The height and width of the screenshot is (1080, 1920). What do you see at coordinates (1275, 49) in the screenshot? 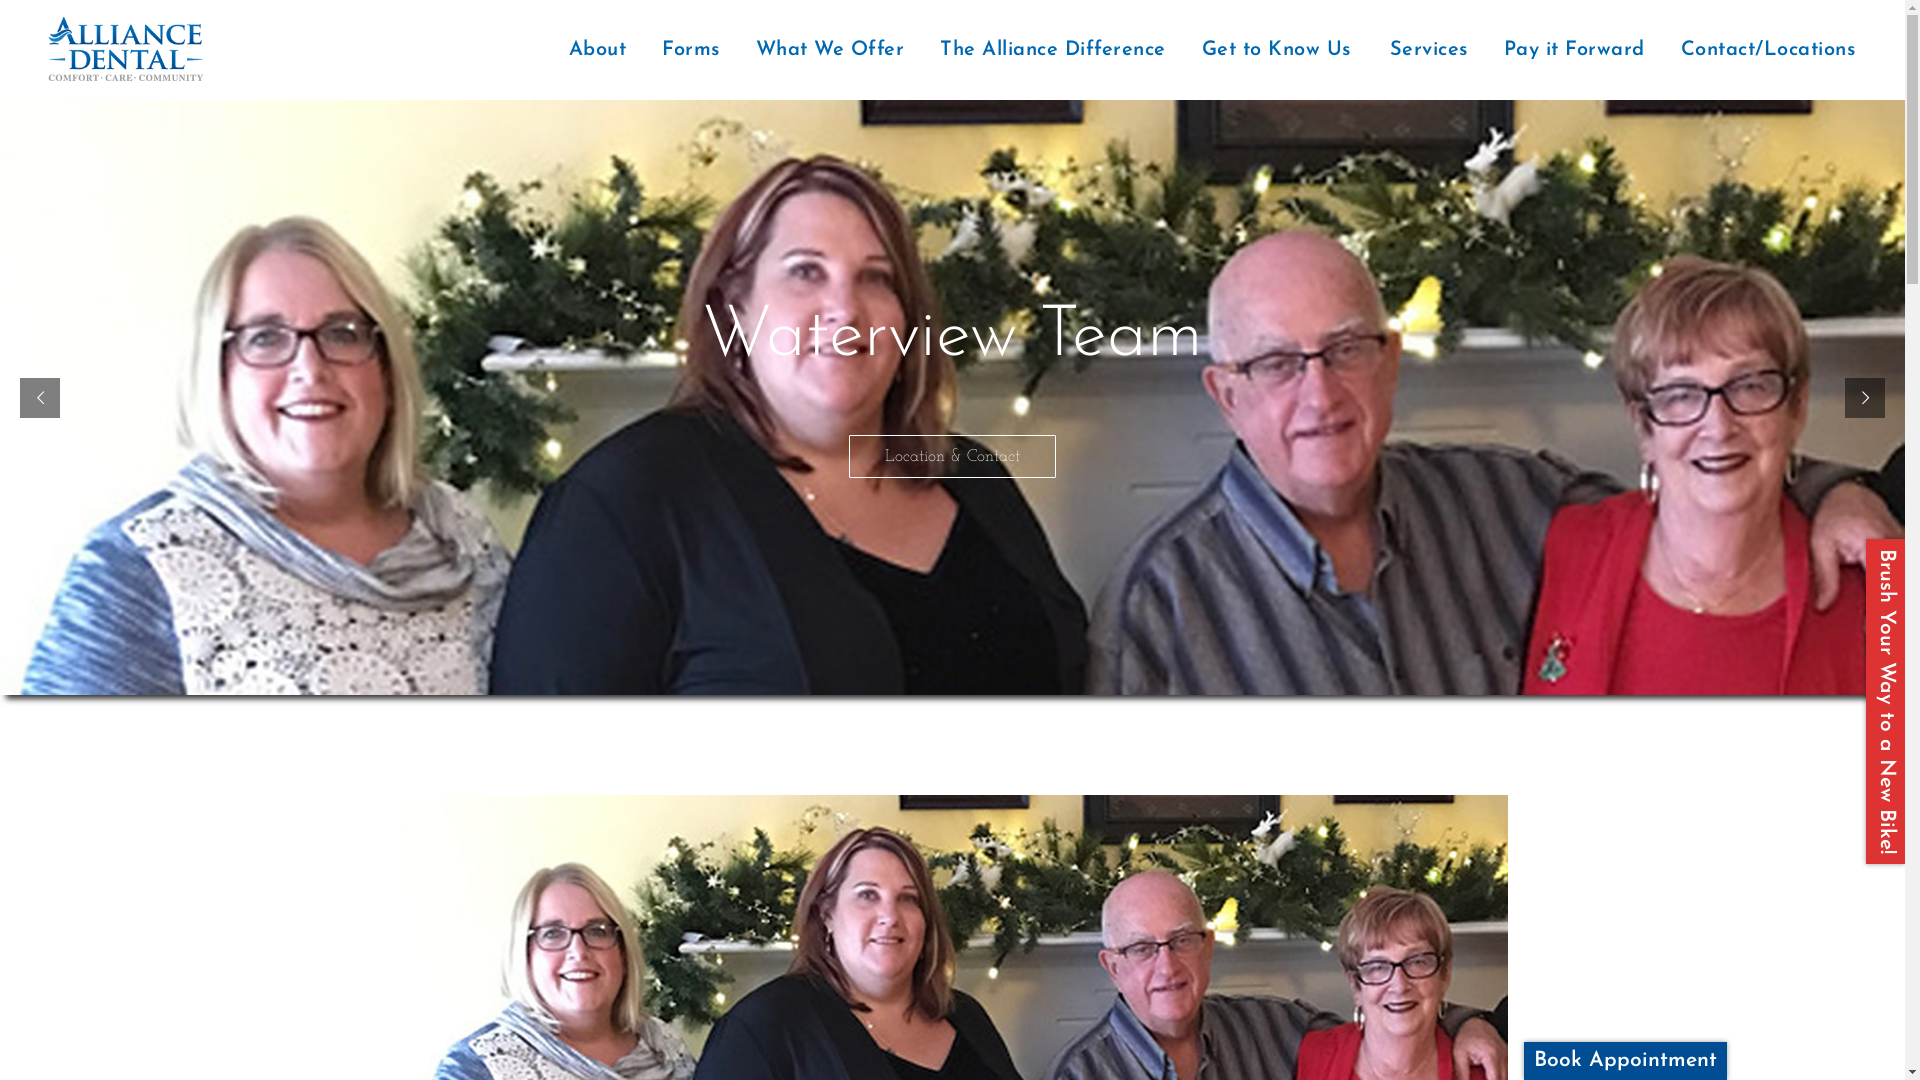
I see `'Get to Know Us'` at bounding box center [1275, 49].